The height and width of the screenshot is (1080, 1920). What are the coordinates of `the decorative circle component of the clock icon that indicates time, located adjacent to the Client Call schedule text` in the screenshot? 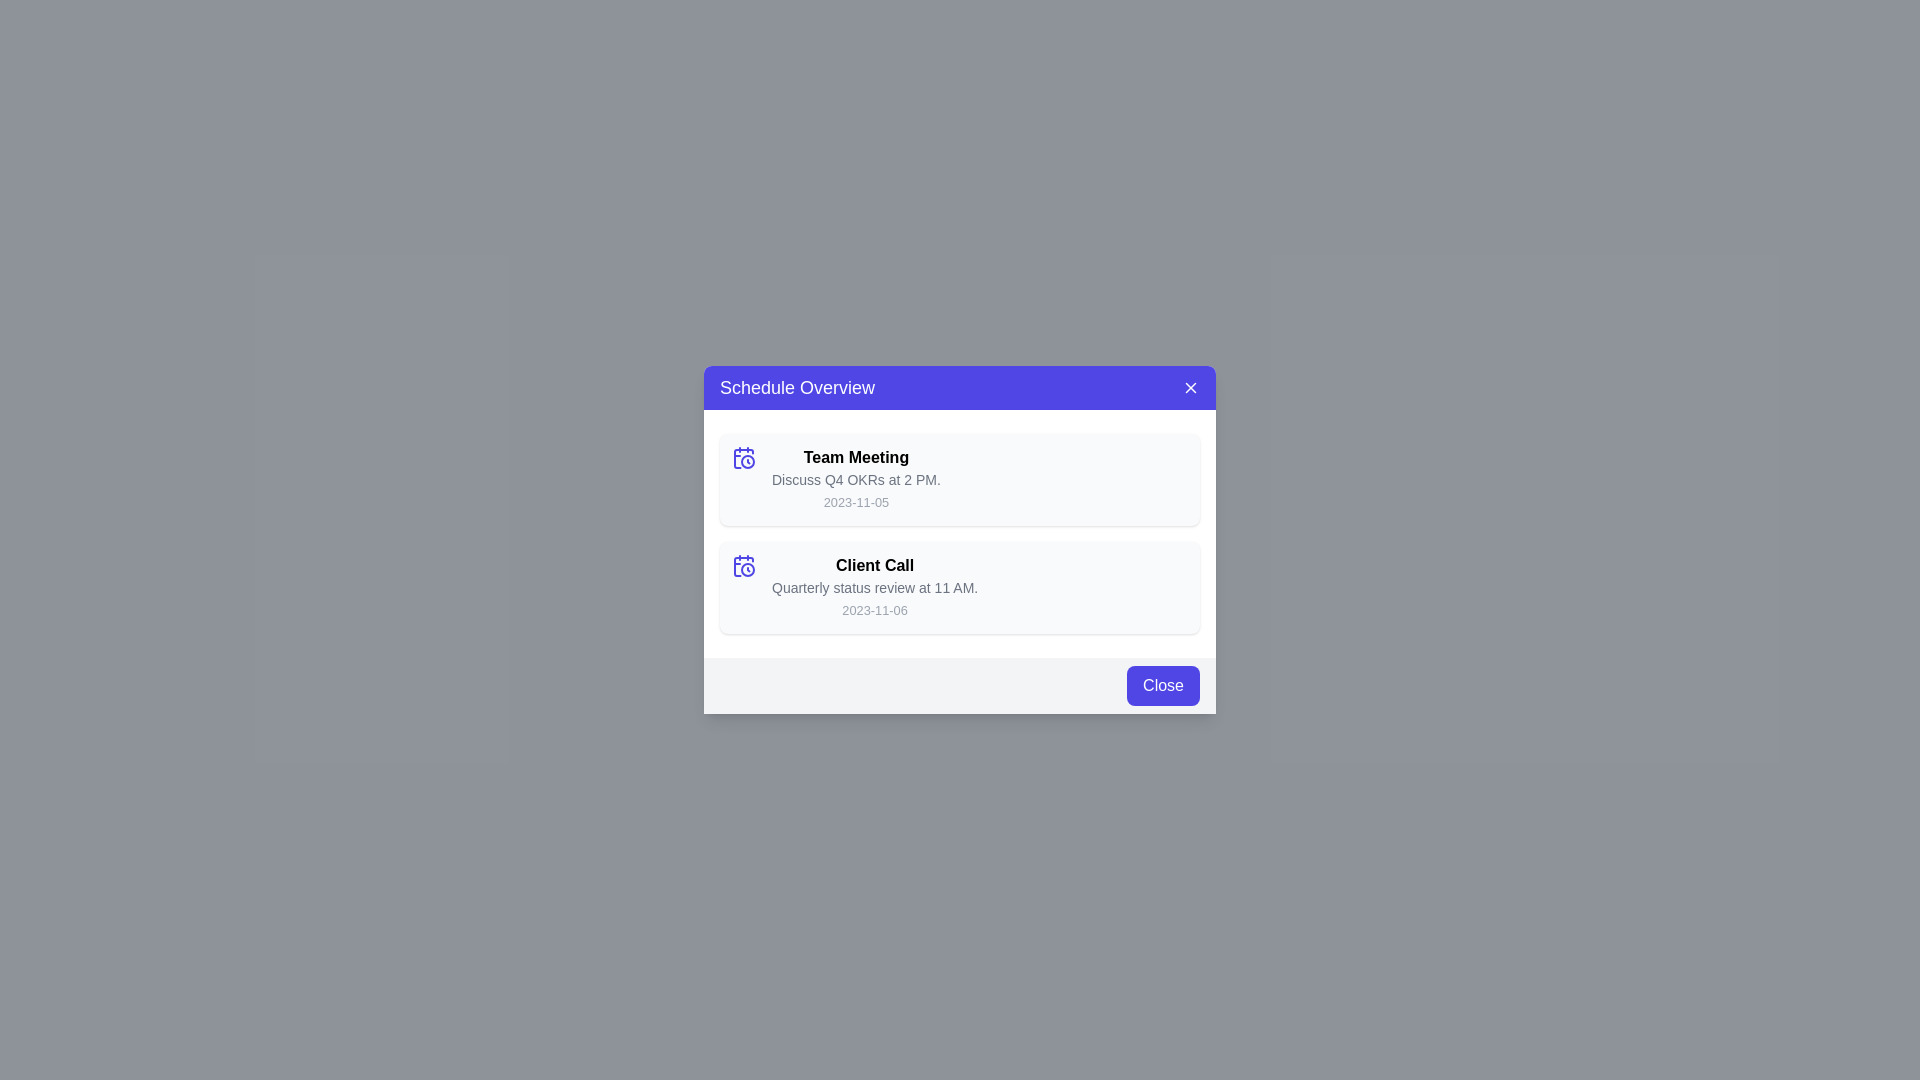 It's located at (747, 570).